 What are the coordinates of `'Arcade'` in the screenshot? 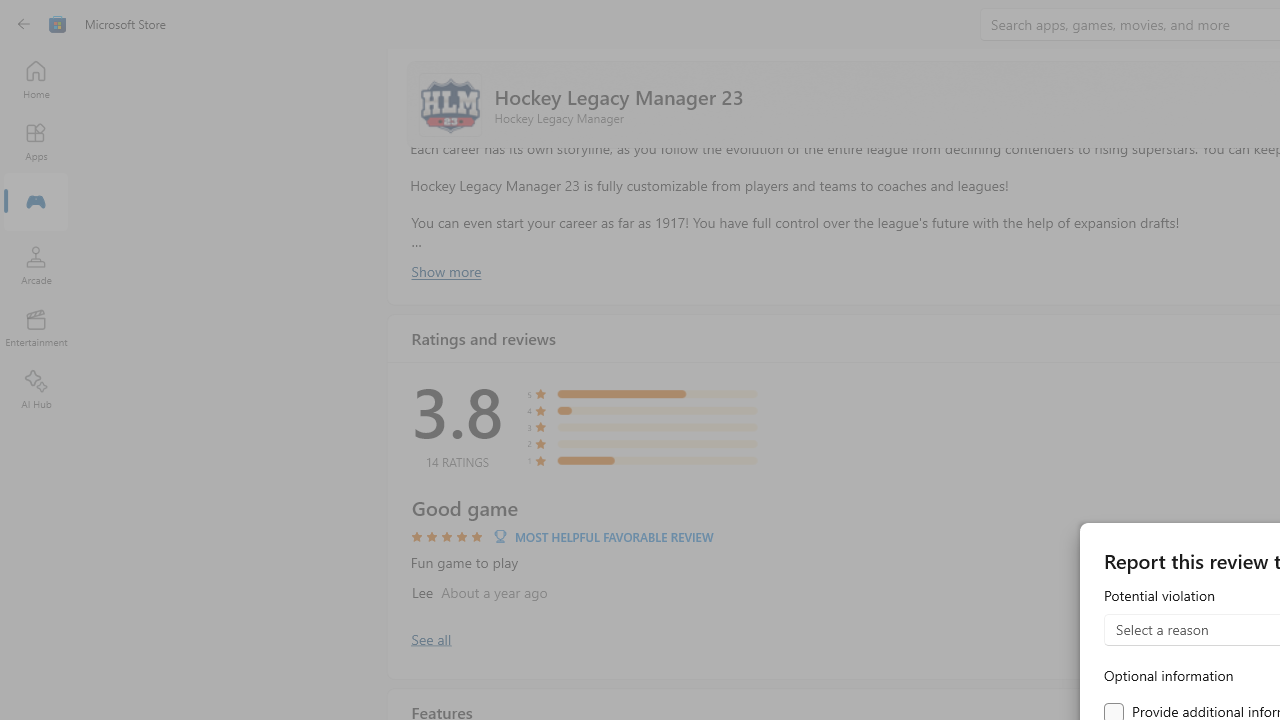 It's located at (35, 264).